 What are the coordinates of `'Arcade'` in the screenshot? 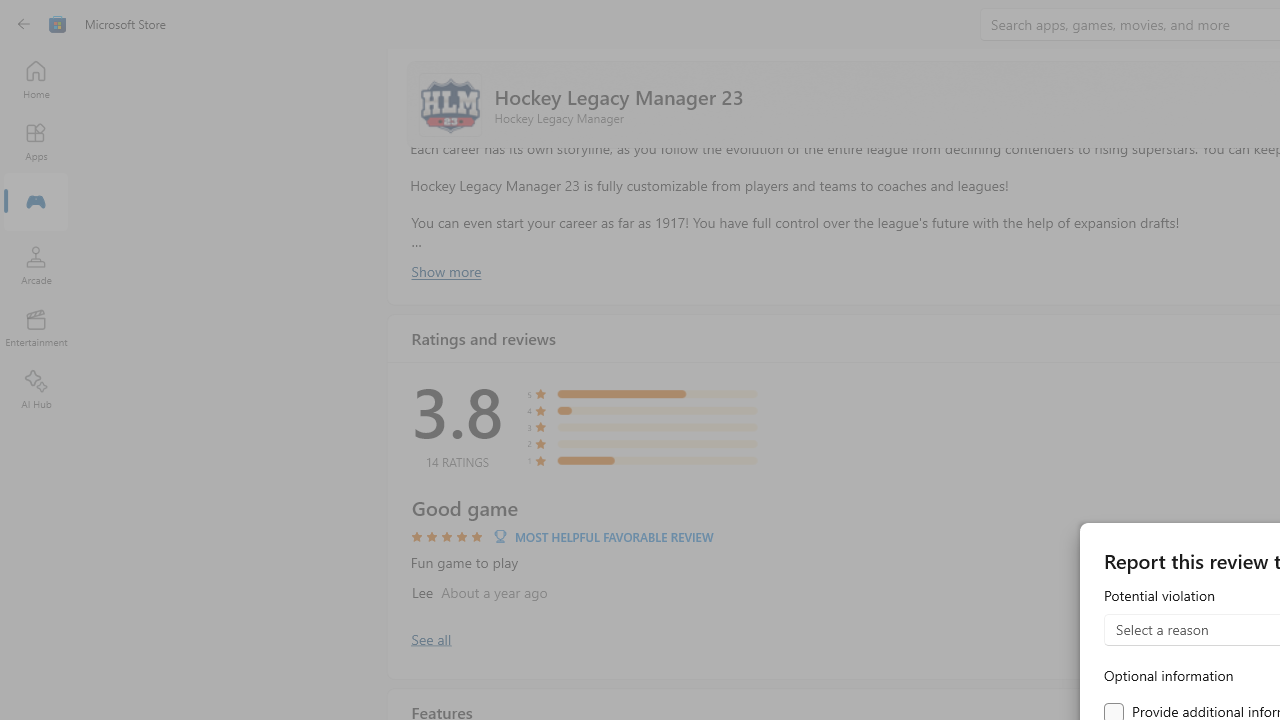 It's located at (35, 264).